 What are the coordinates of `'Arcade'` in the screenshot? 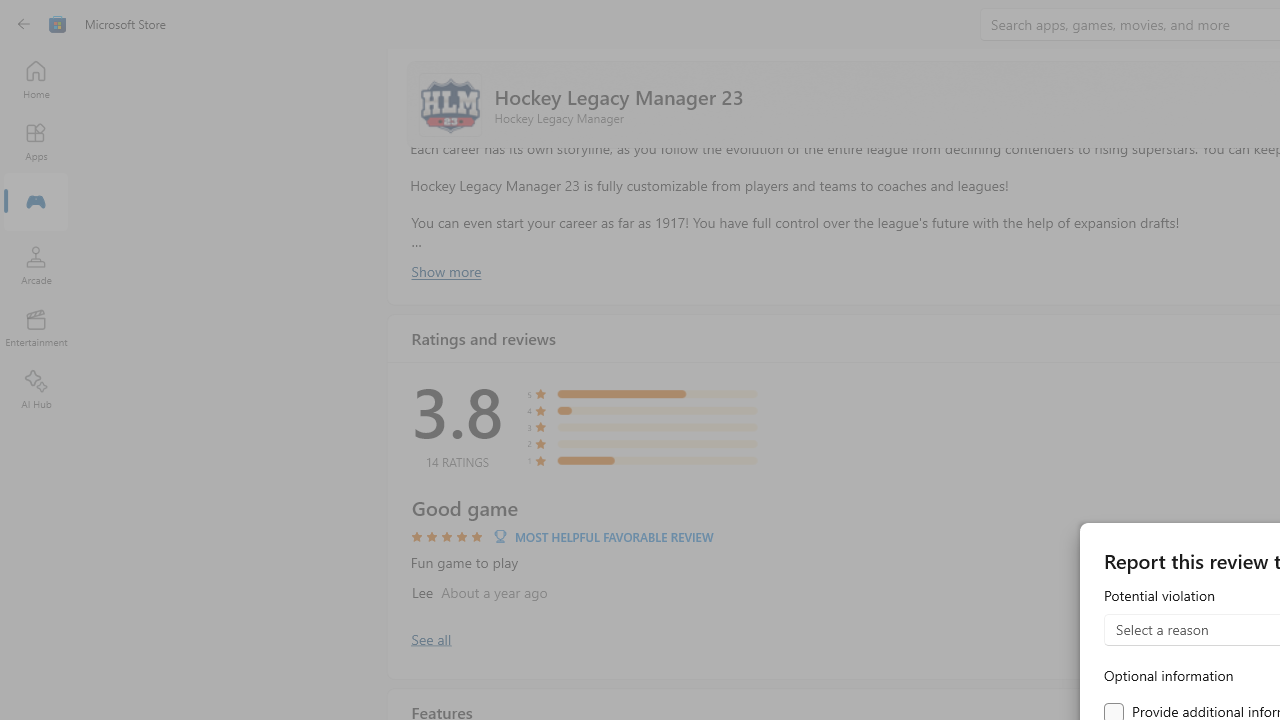 It's located at (35, 264).